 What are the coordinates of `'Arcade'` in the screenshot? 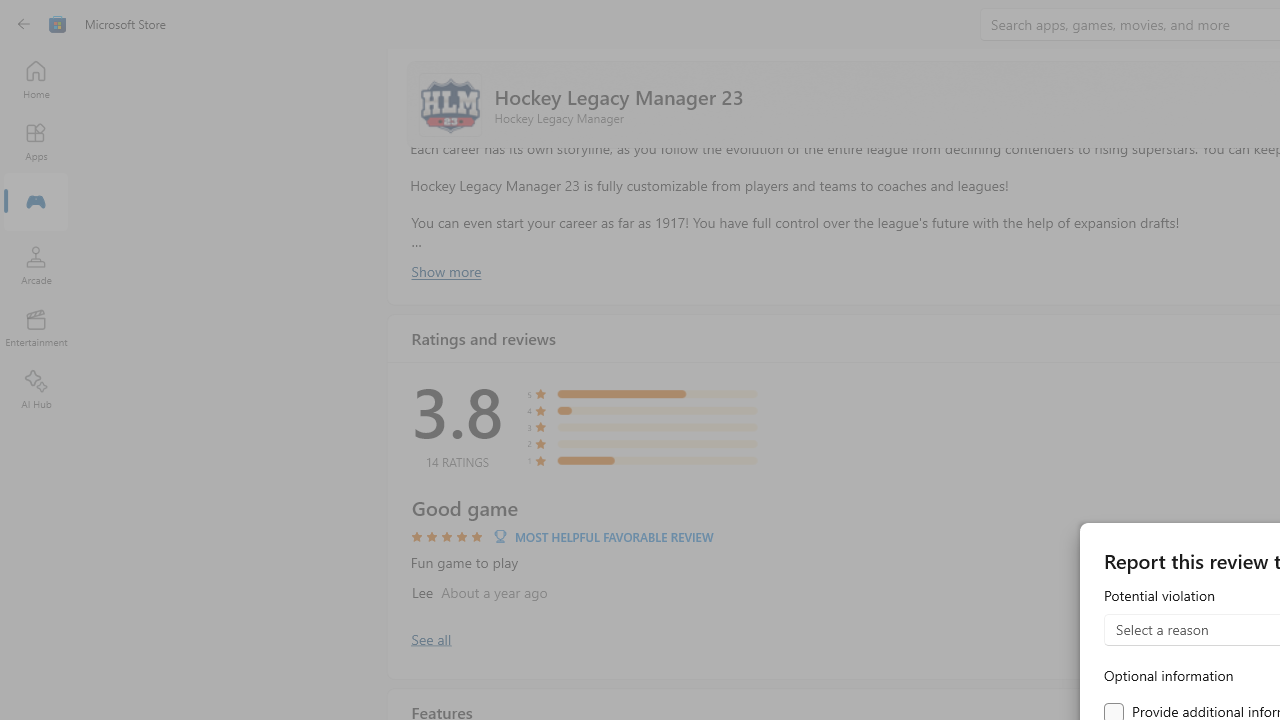 It's located at (35, 264).